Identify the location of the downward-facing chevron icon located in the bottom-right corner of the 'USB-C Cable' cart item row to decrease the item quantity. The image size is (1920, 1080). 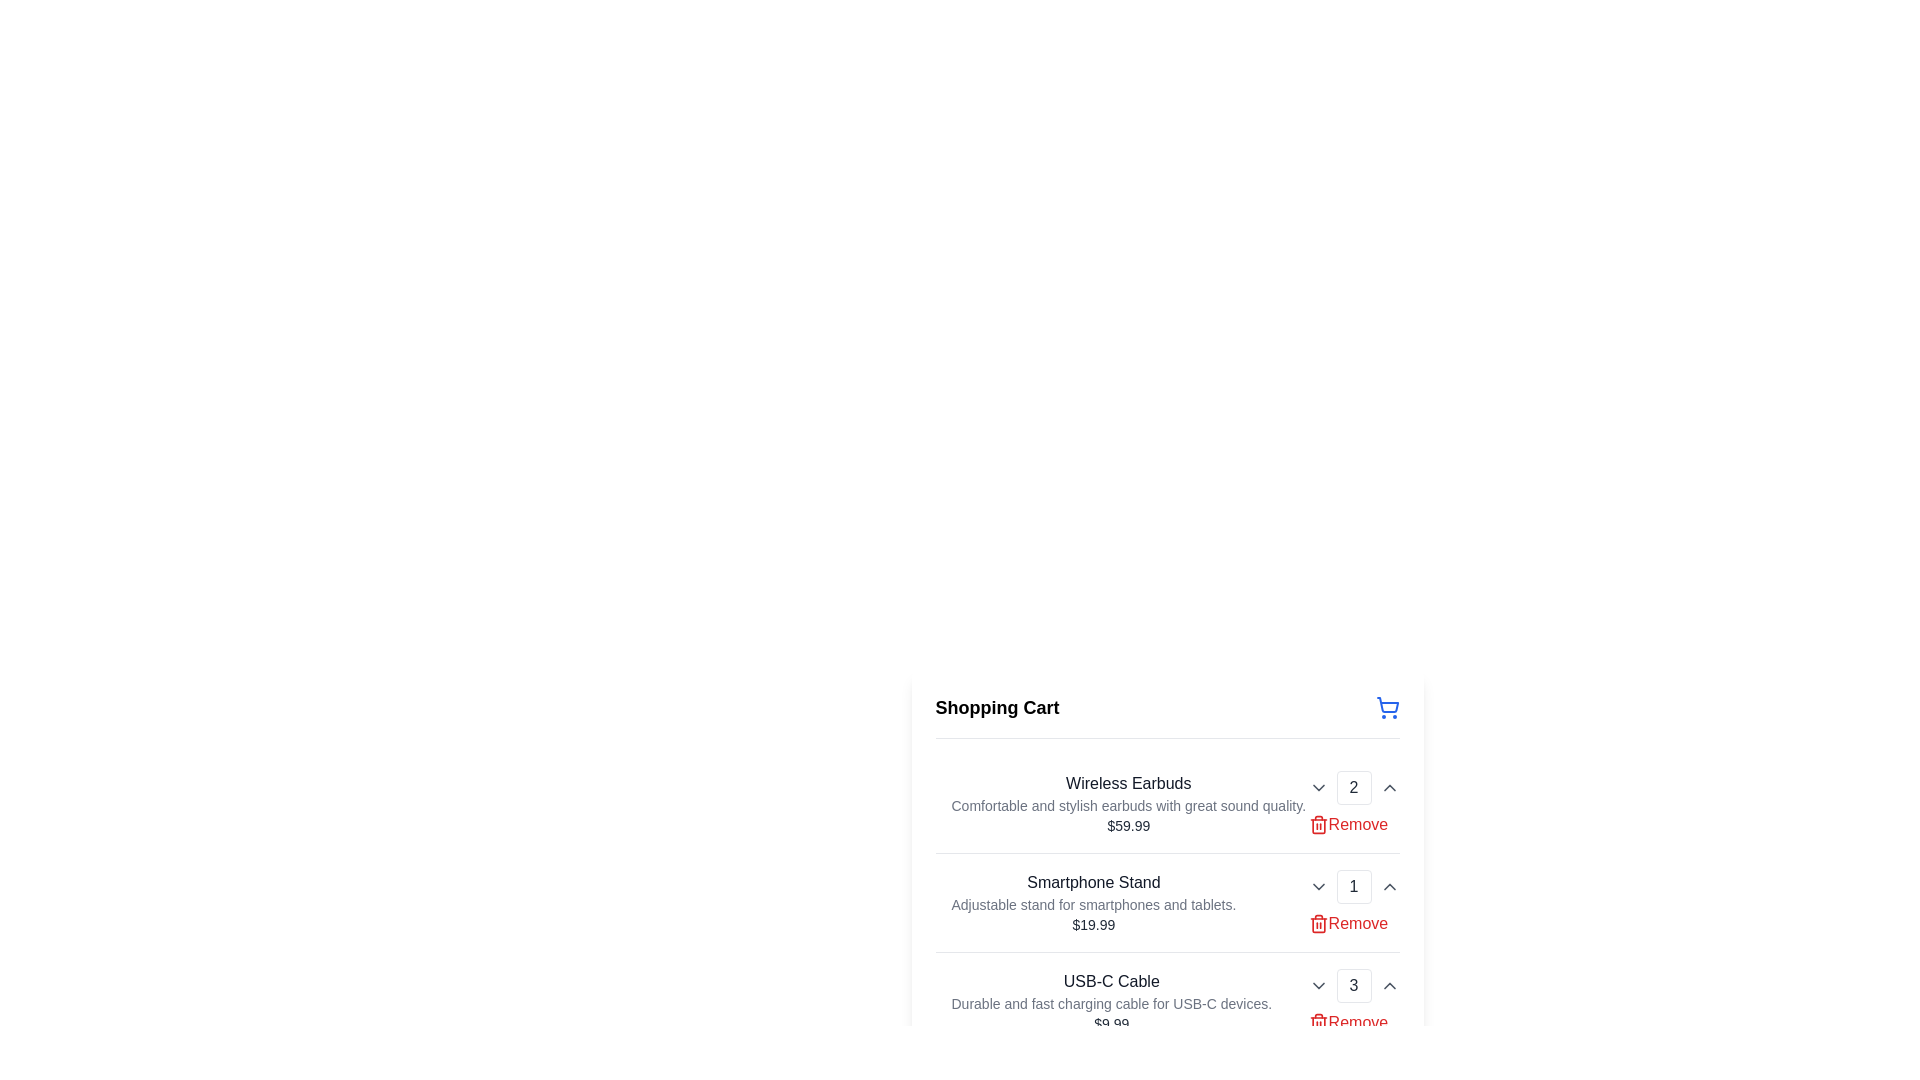
(1318, 985).